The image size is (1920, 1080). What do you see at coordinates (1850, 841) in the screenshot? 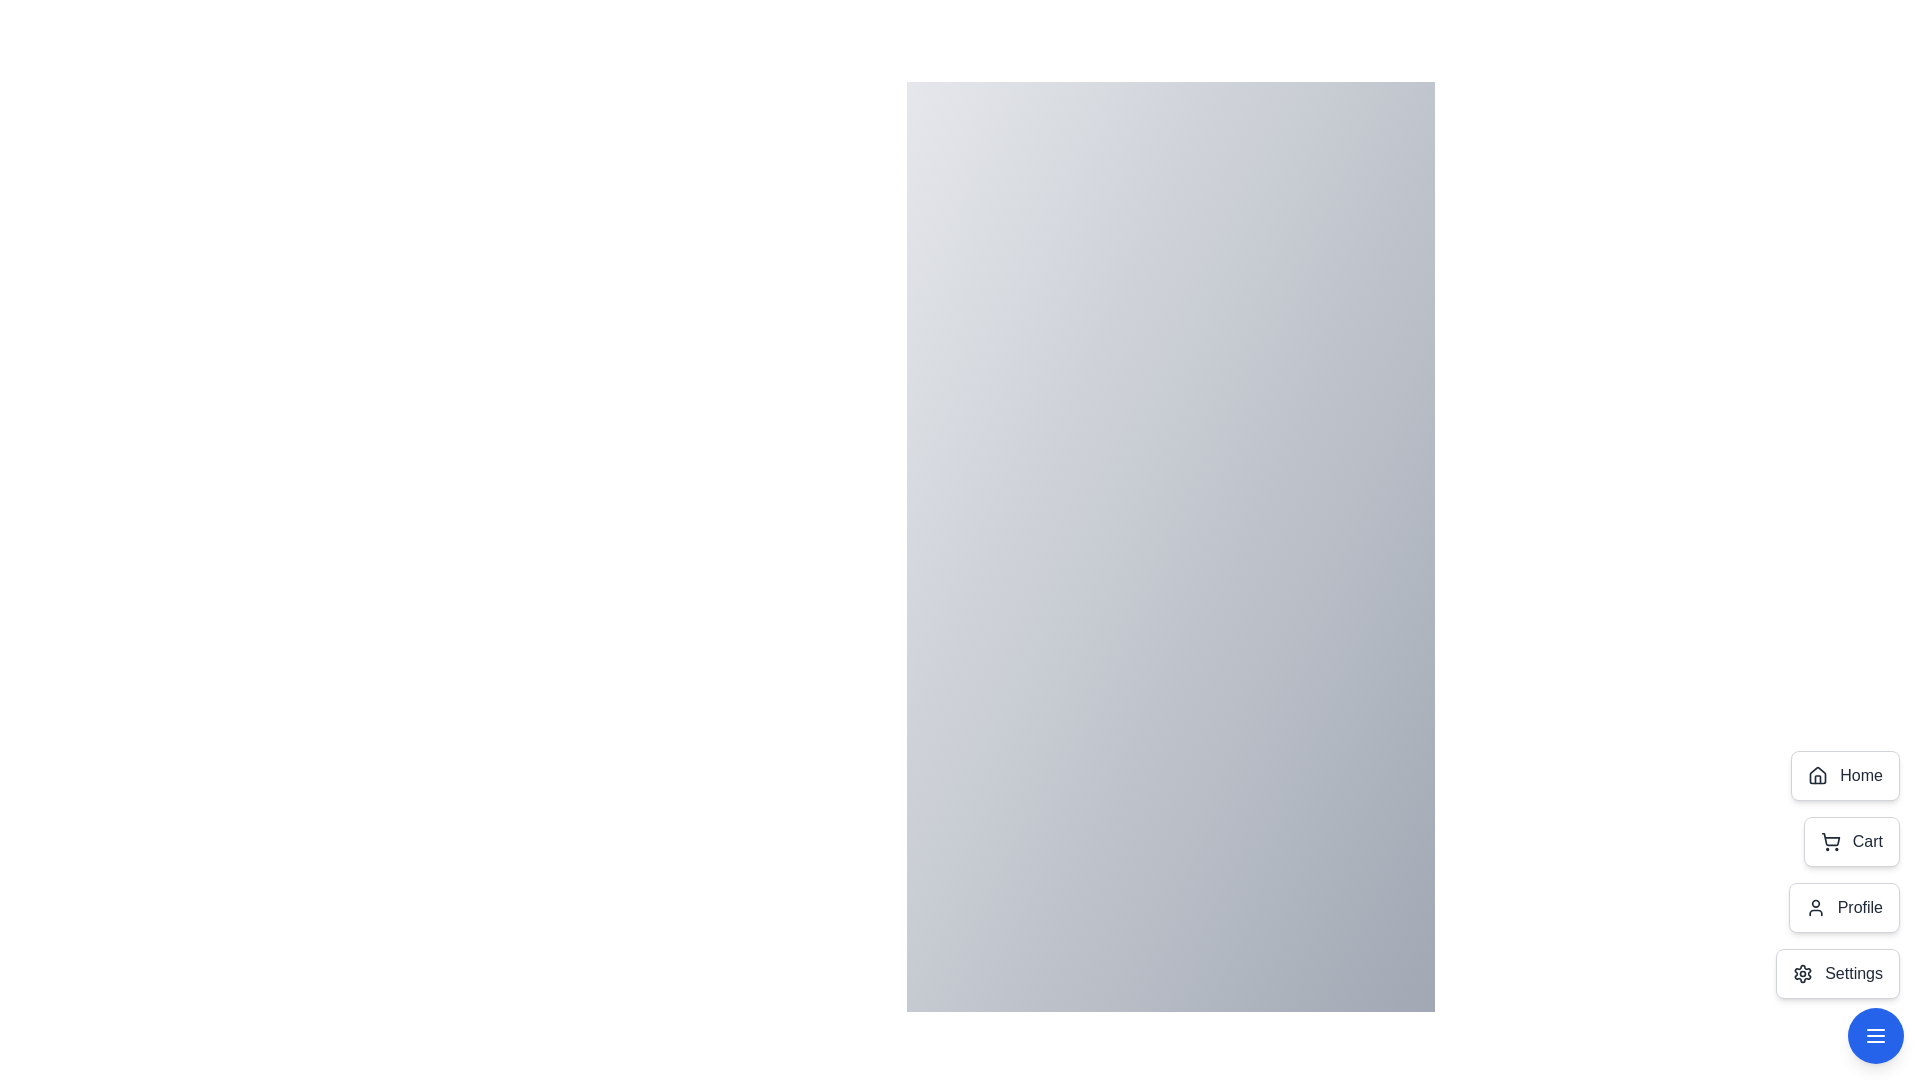
I see `the Cart navigation button` at bounding box center [1850, 841].